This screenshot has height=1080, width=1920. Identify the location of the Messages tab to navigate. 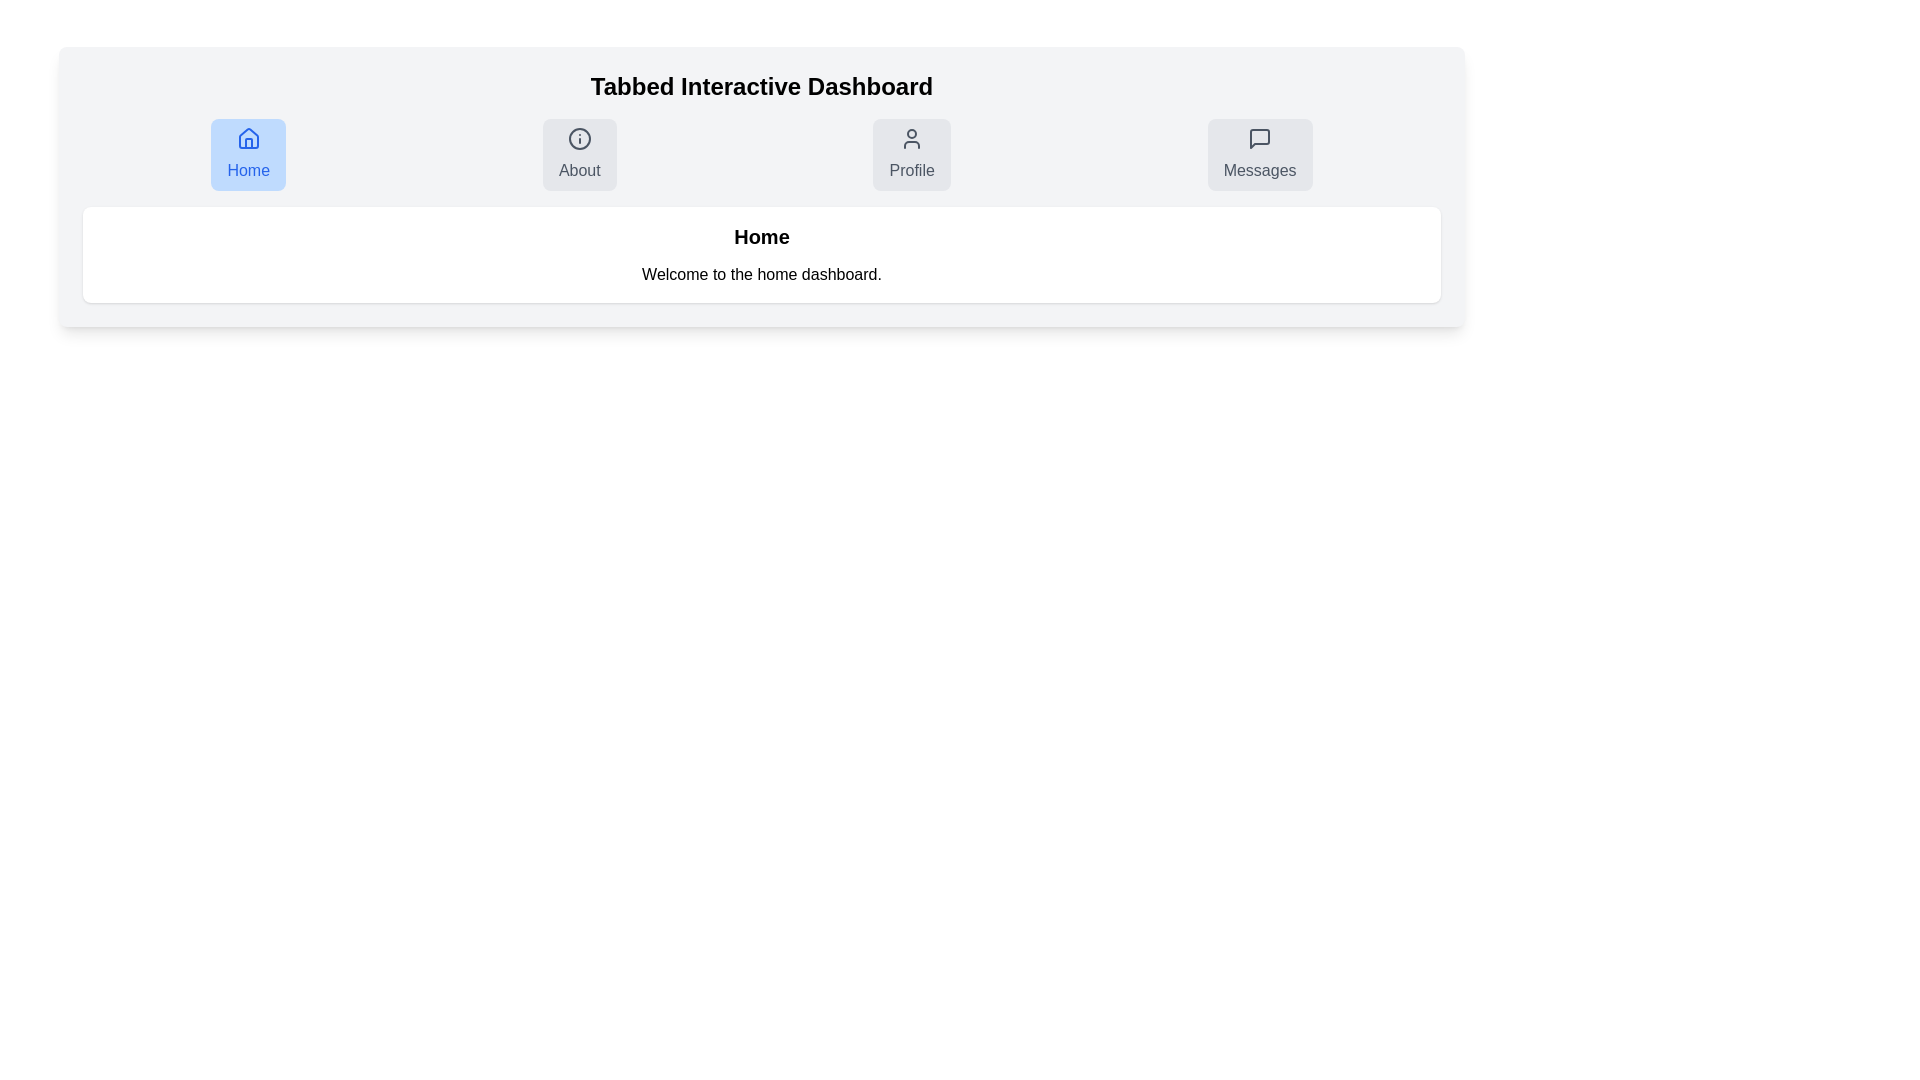
(1259, 153).